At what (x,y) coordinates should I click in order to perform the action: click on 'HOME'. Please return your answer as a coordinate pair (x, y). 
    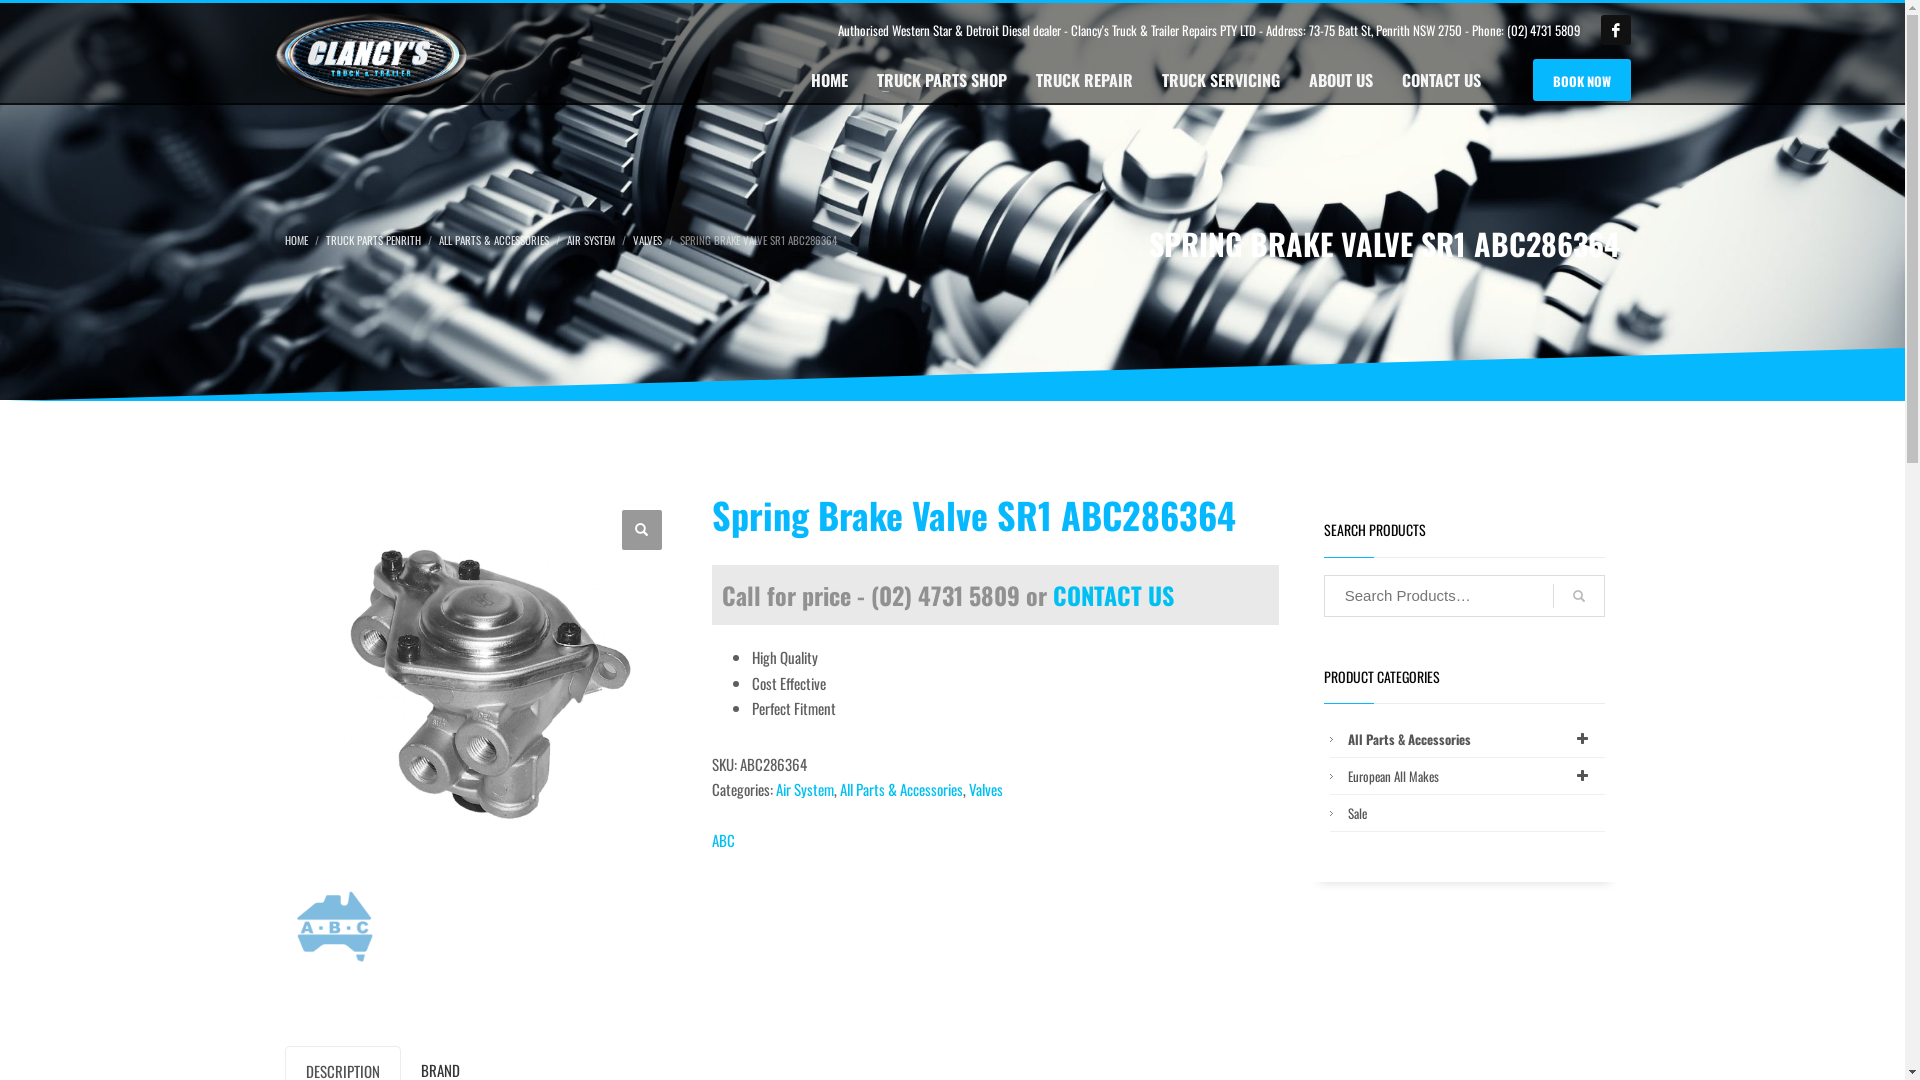
    Looking at the image, I should click on (829, 79).